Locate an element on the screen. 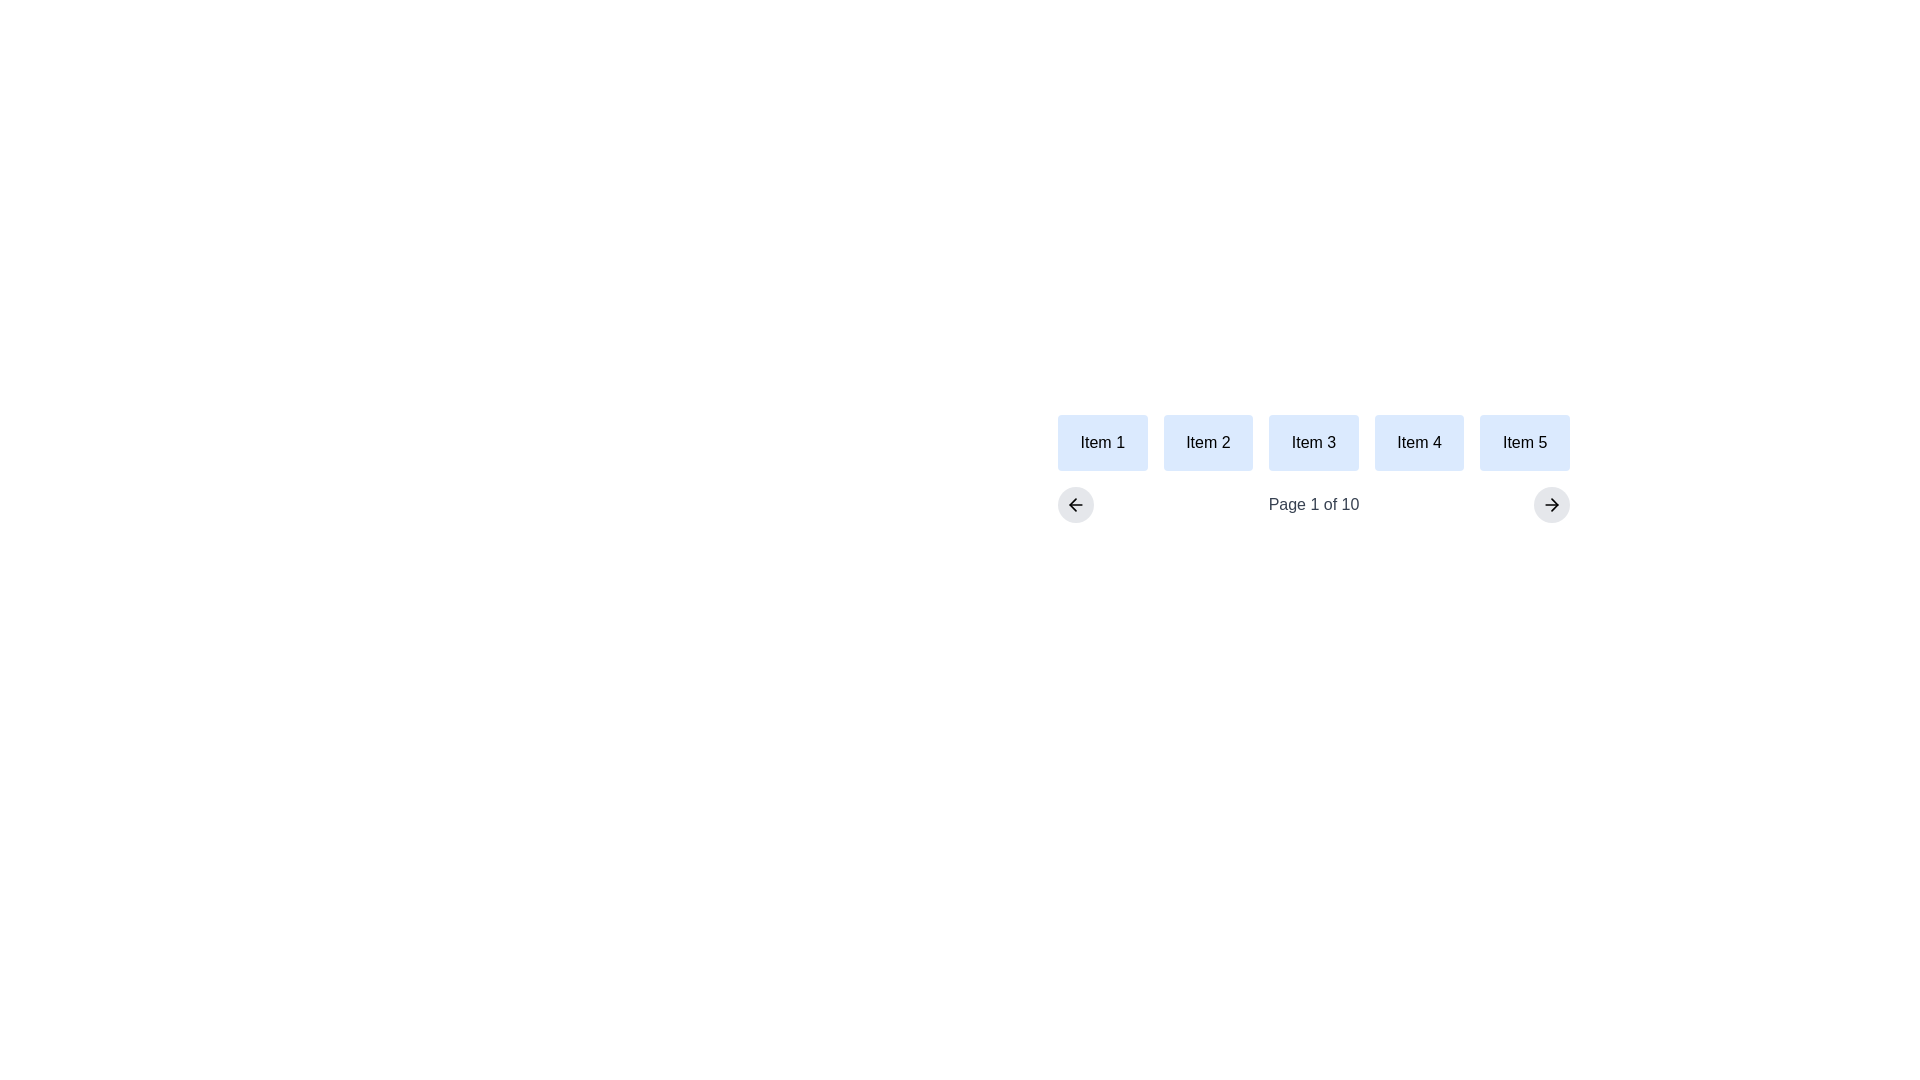 The width and height of the screenshot is (1920, 1080). the third item in the grid display, which is positioned between 'Item 2' and 'Item 4' is located at coordinates (1314, 442).